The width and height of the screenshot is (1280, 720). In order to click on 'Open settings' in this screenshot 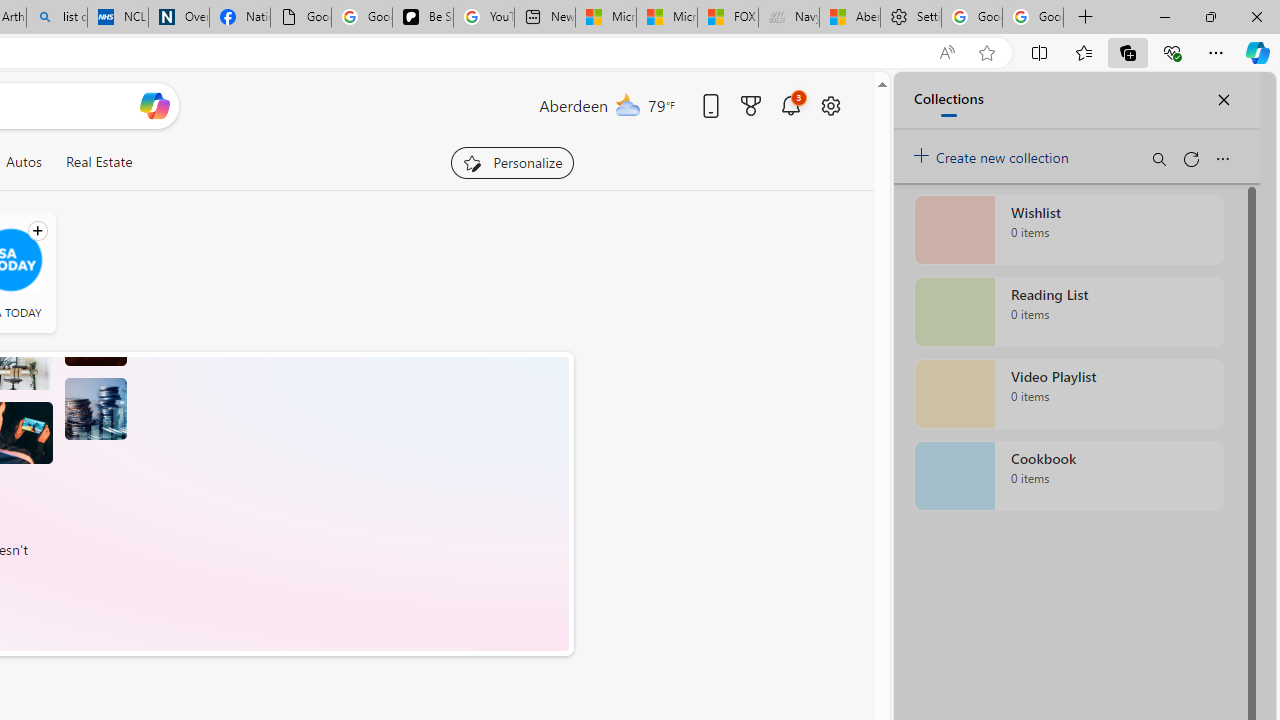, I will do `click(830, 105)`.